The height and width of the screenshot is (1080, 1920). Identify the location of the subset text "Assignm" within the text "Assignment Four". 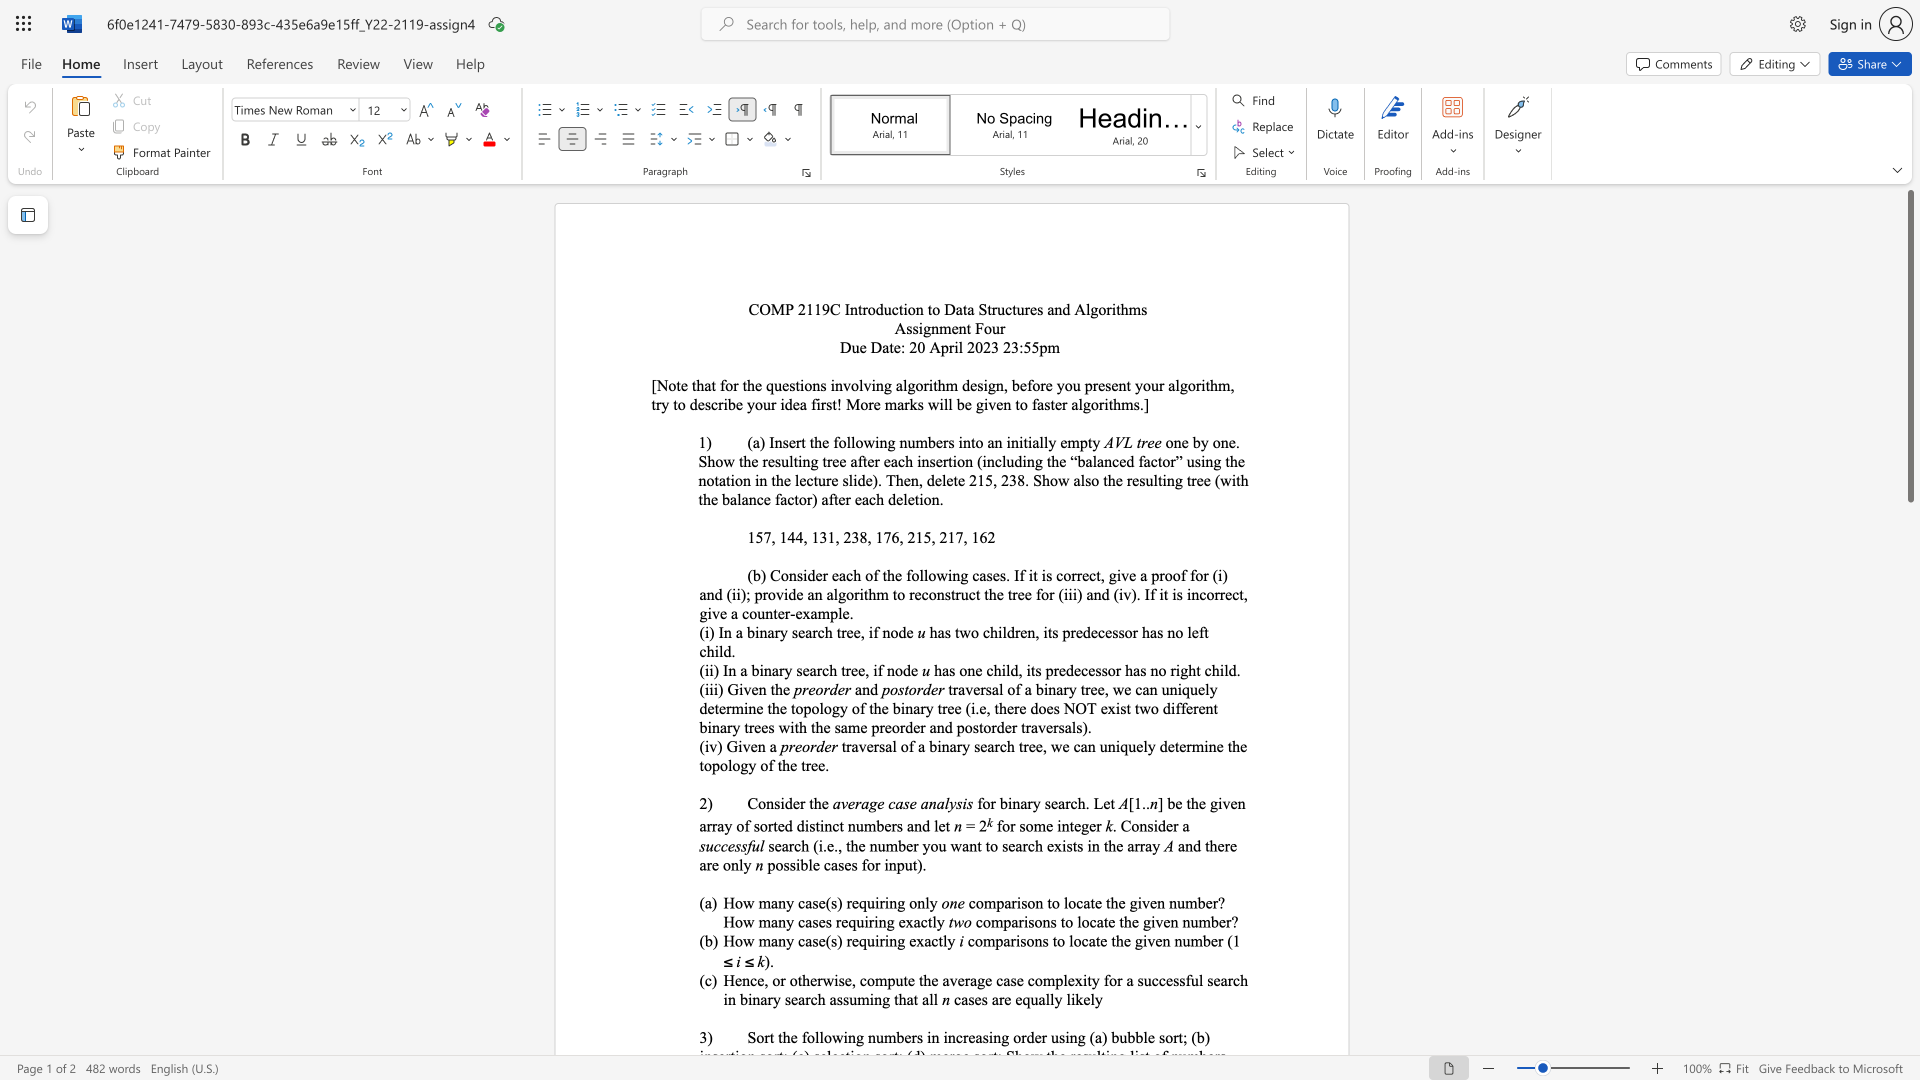
(893, 327).